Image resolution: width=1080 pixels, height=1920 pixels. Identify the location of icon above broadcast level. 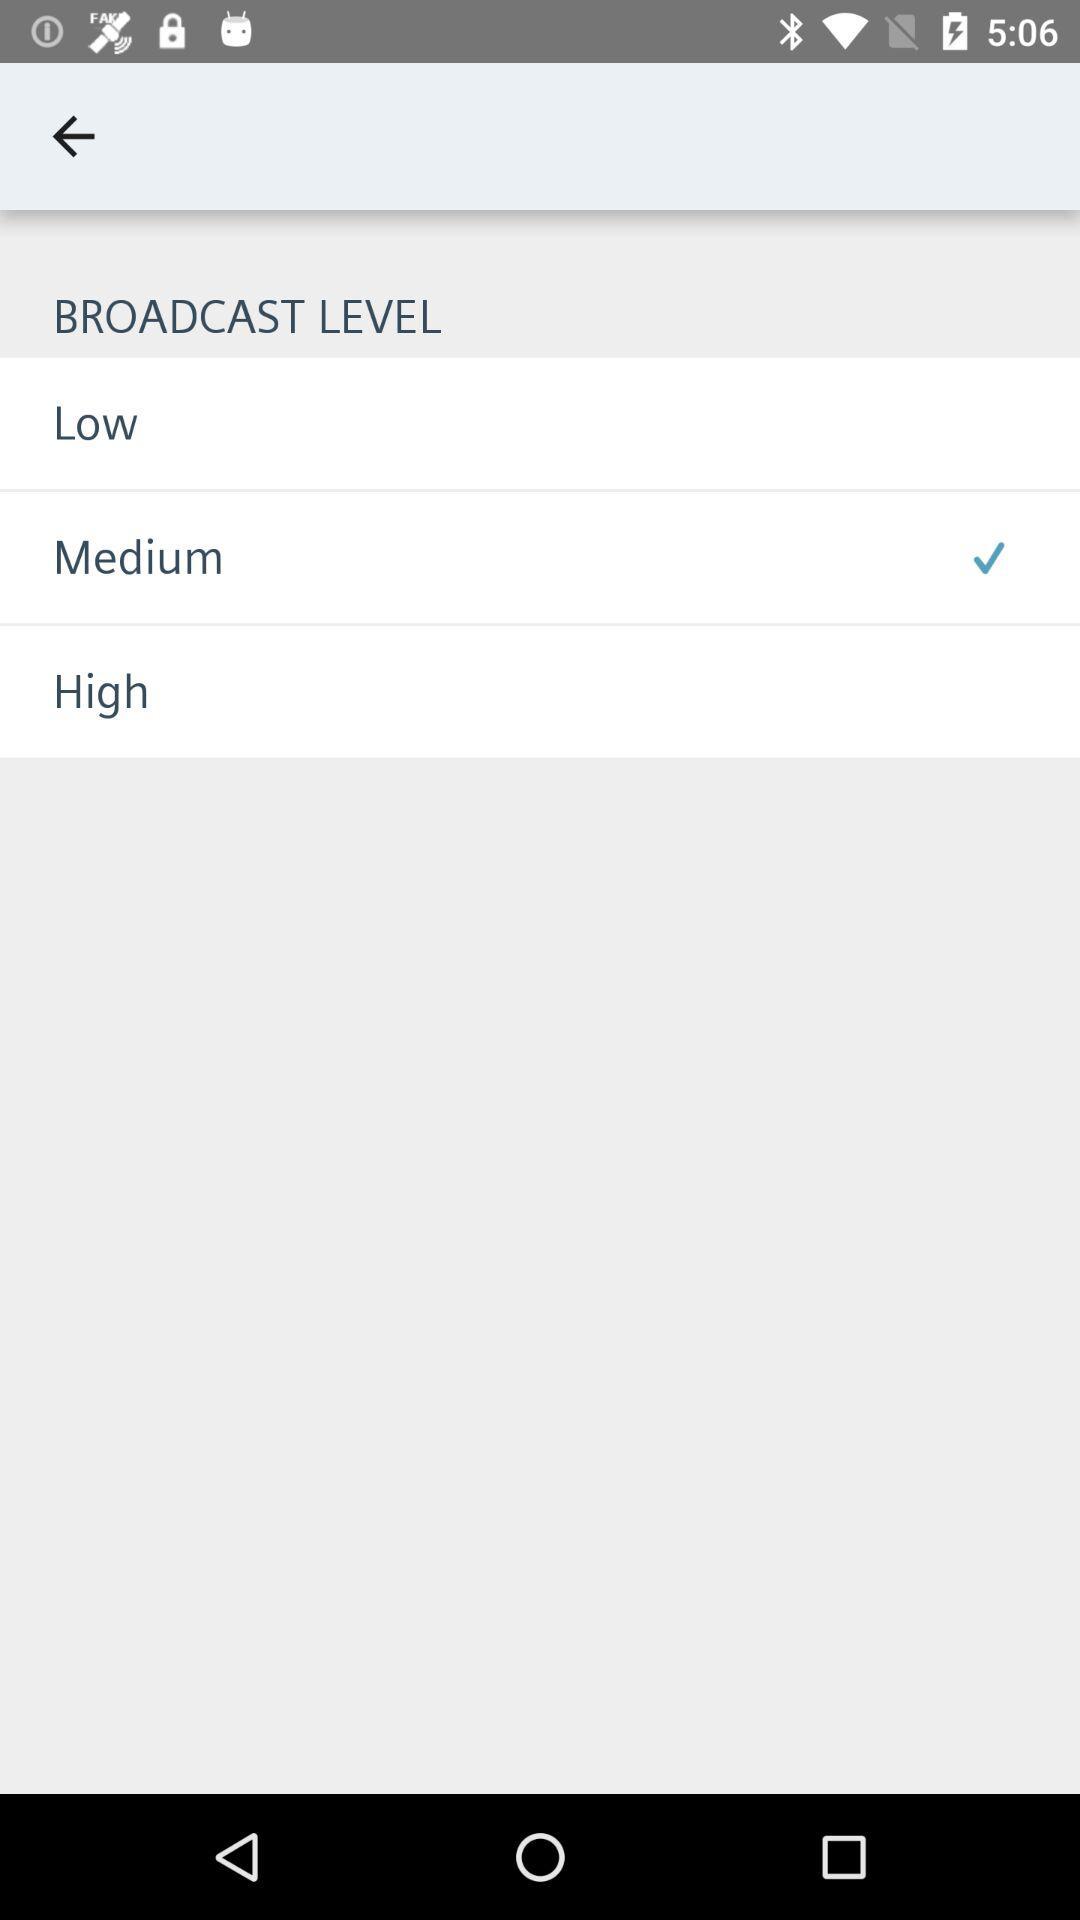
(72, 135).